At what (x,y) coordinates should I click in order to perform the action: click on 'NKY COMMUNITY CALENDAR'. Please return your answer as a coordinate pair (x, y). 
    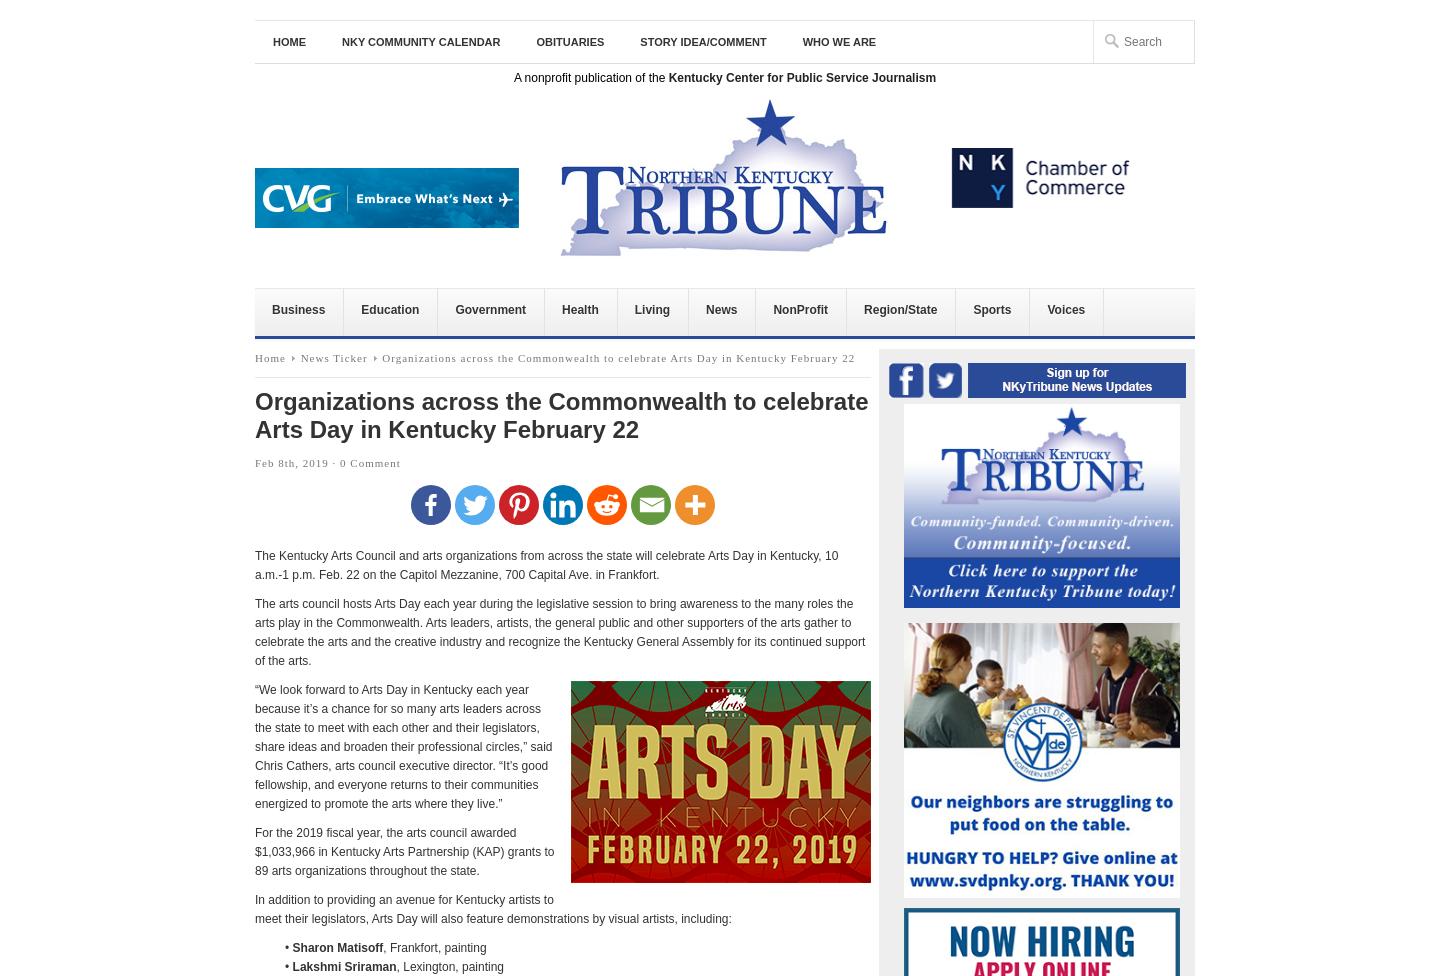
    Looking at the image, I should click on (342, 41).